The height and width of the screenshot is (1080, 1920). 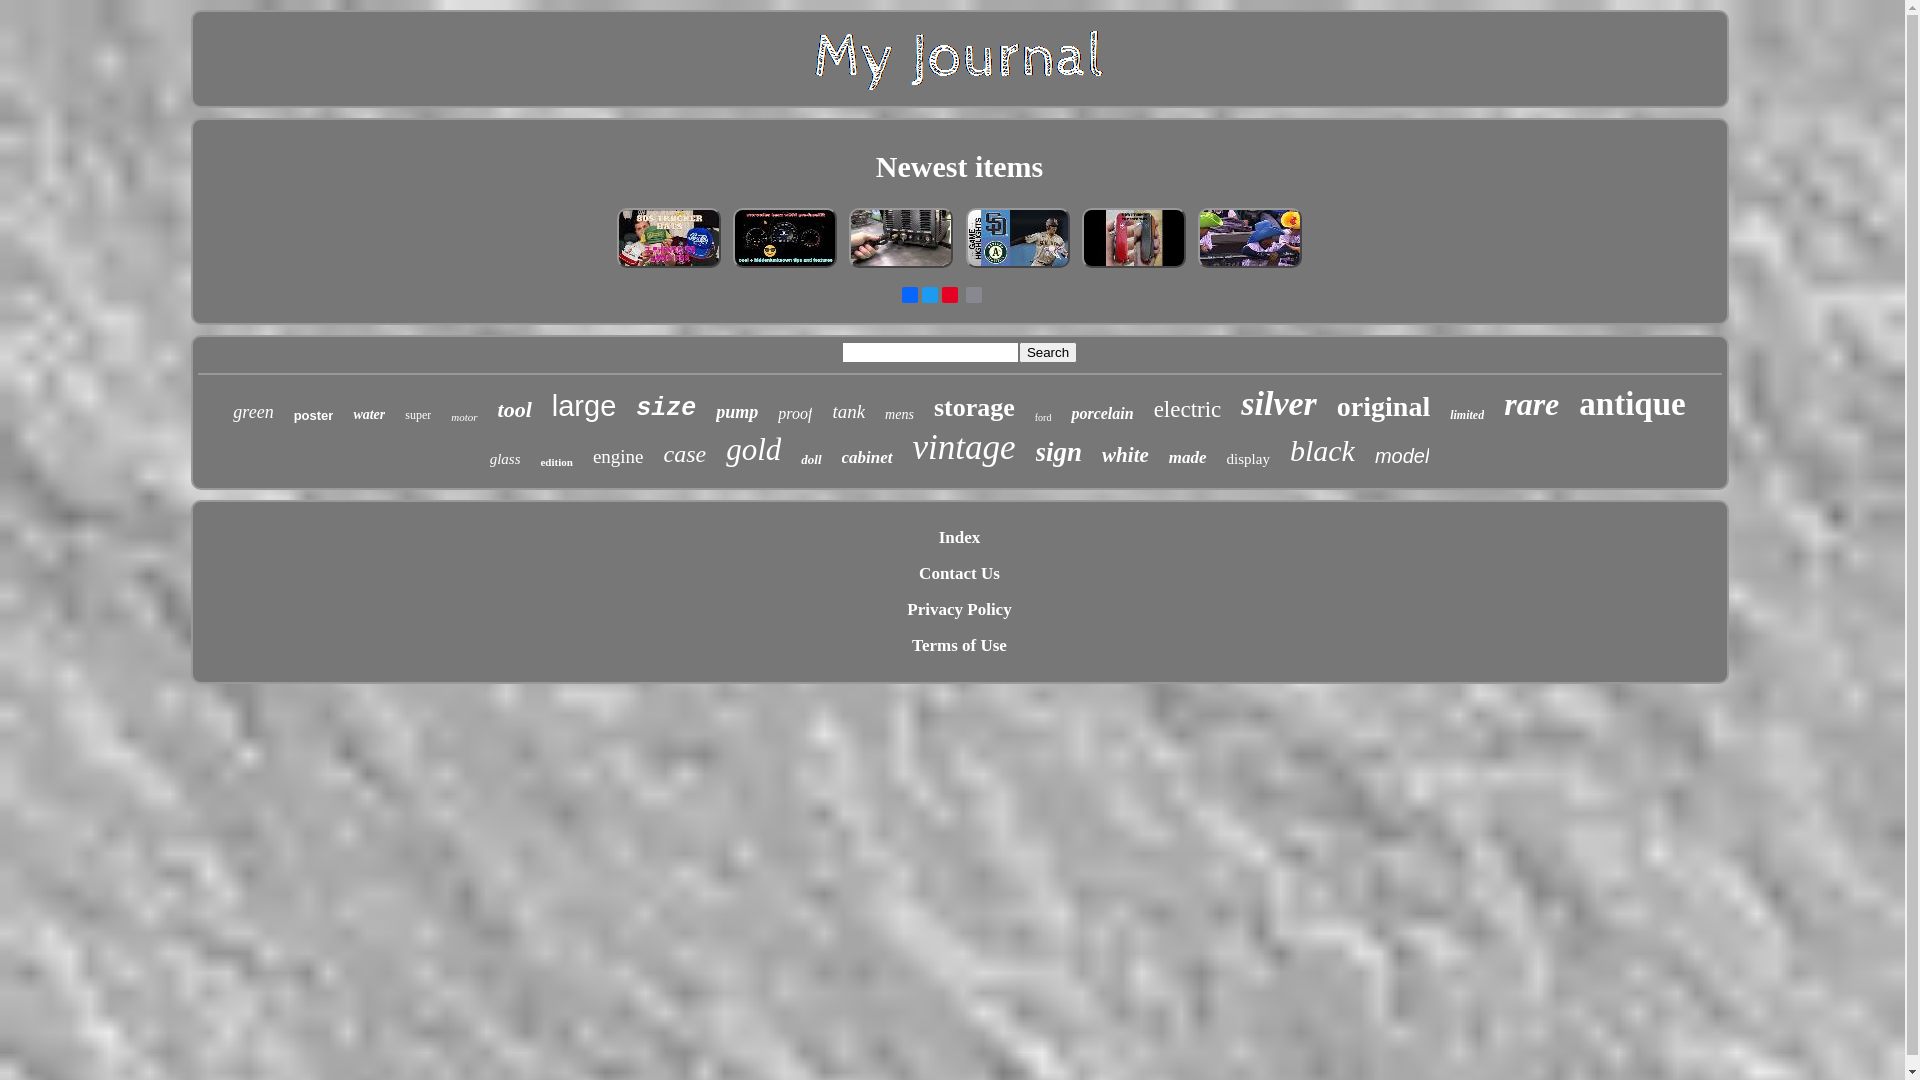 What do you see at coordinates (958, 608) in the screenshot?
I see `'Privacy Policy'` at bounding box center [958, 608].